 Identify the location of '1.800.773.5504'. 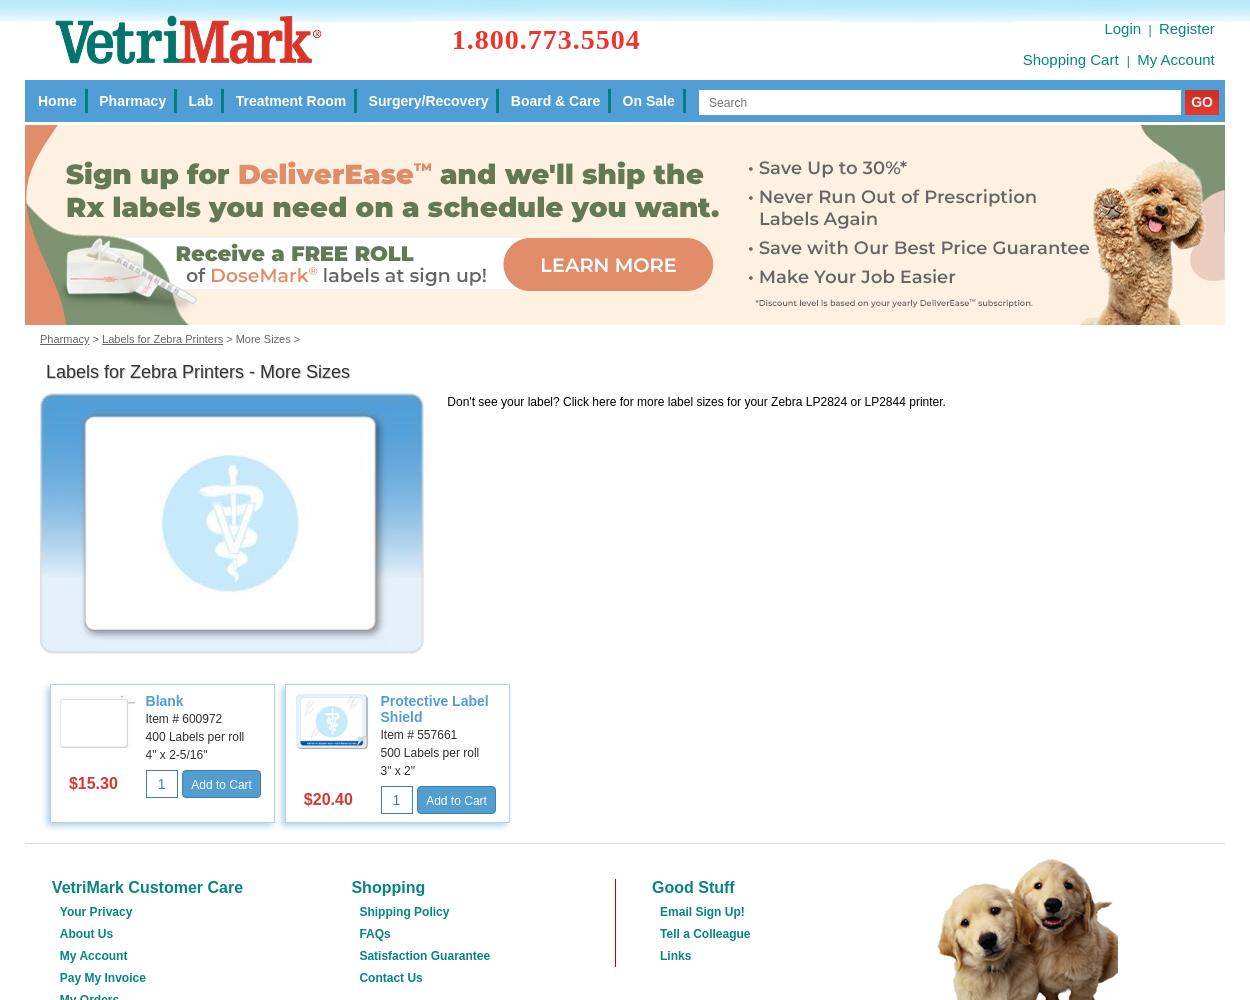
(545, 38).